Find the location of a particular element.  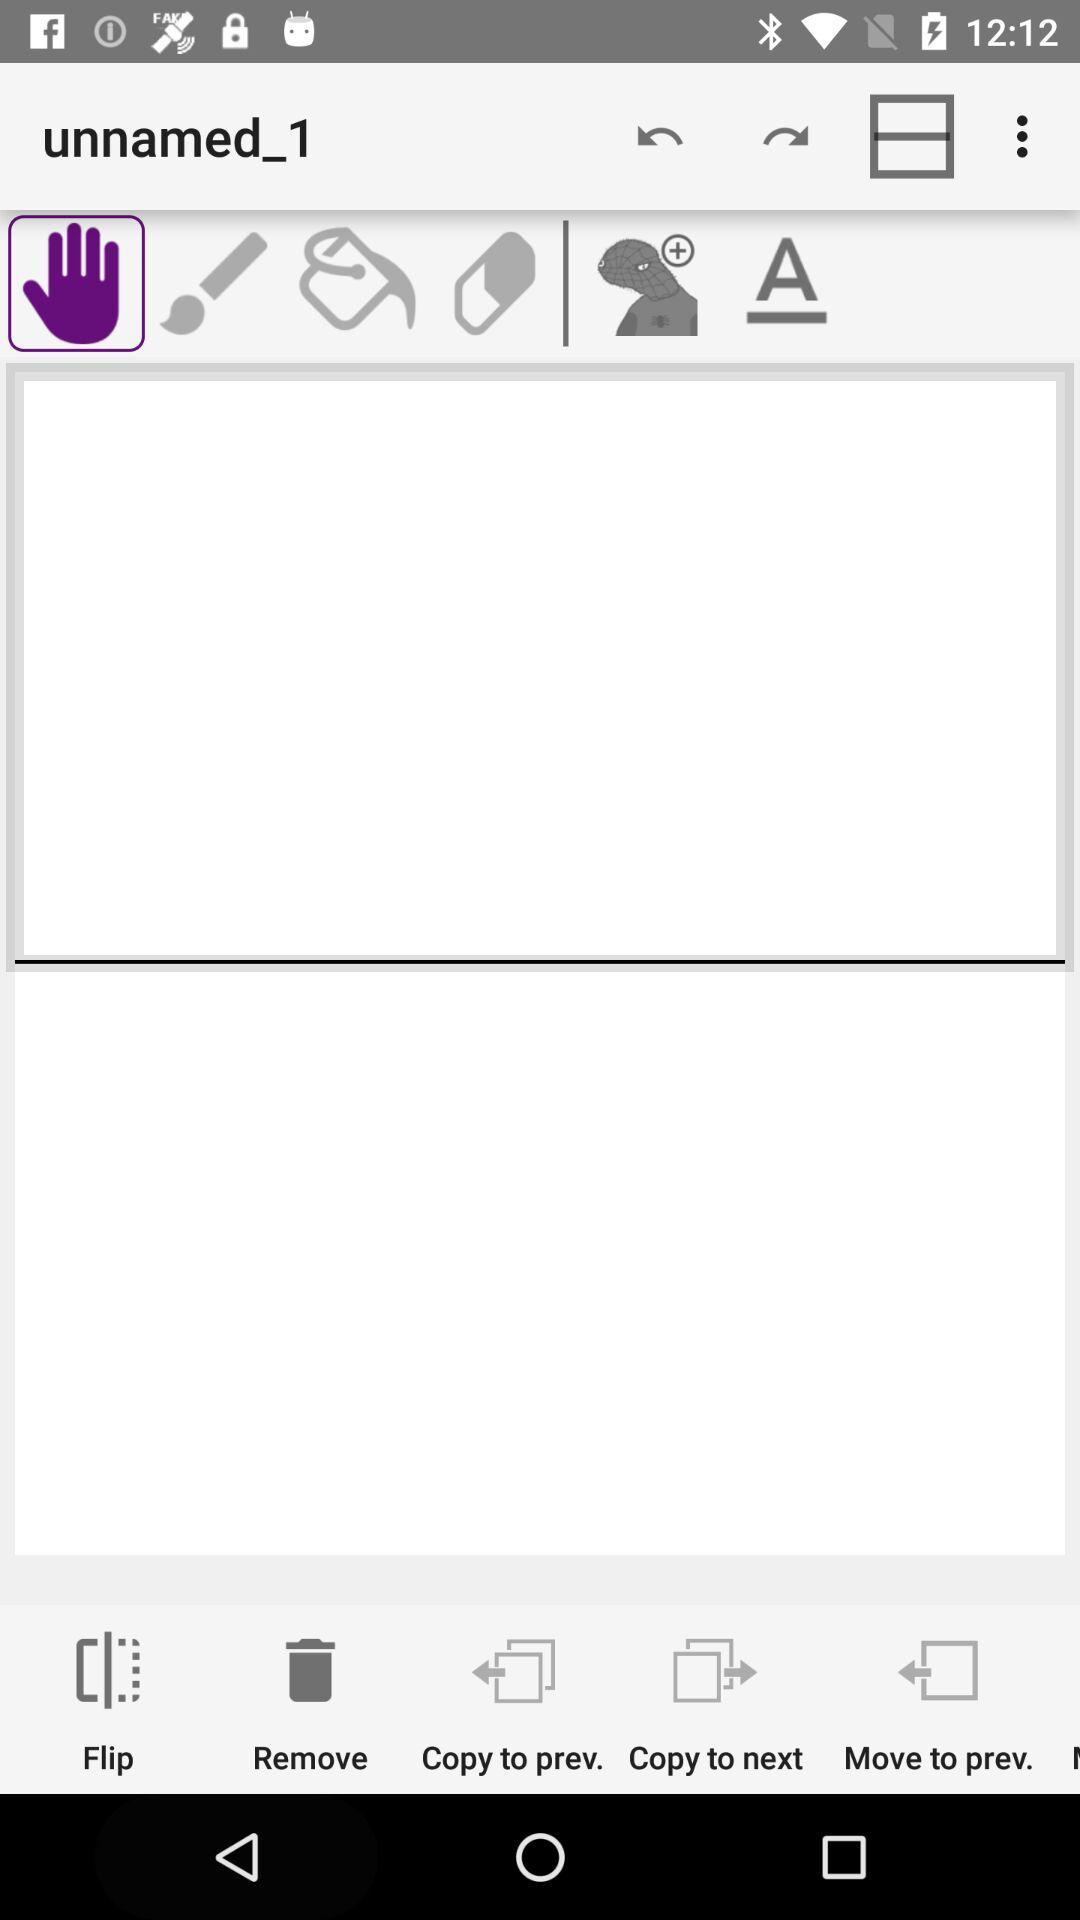

flip item is located at coordinates (108, 1702).